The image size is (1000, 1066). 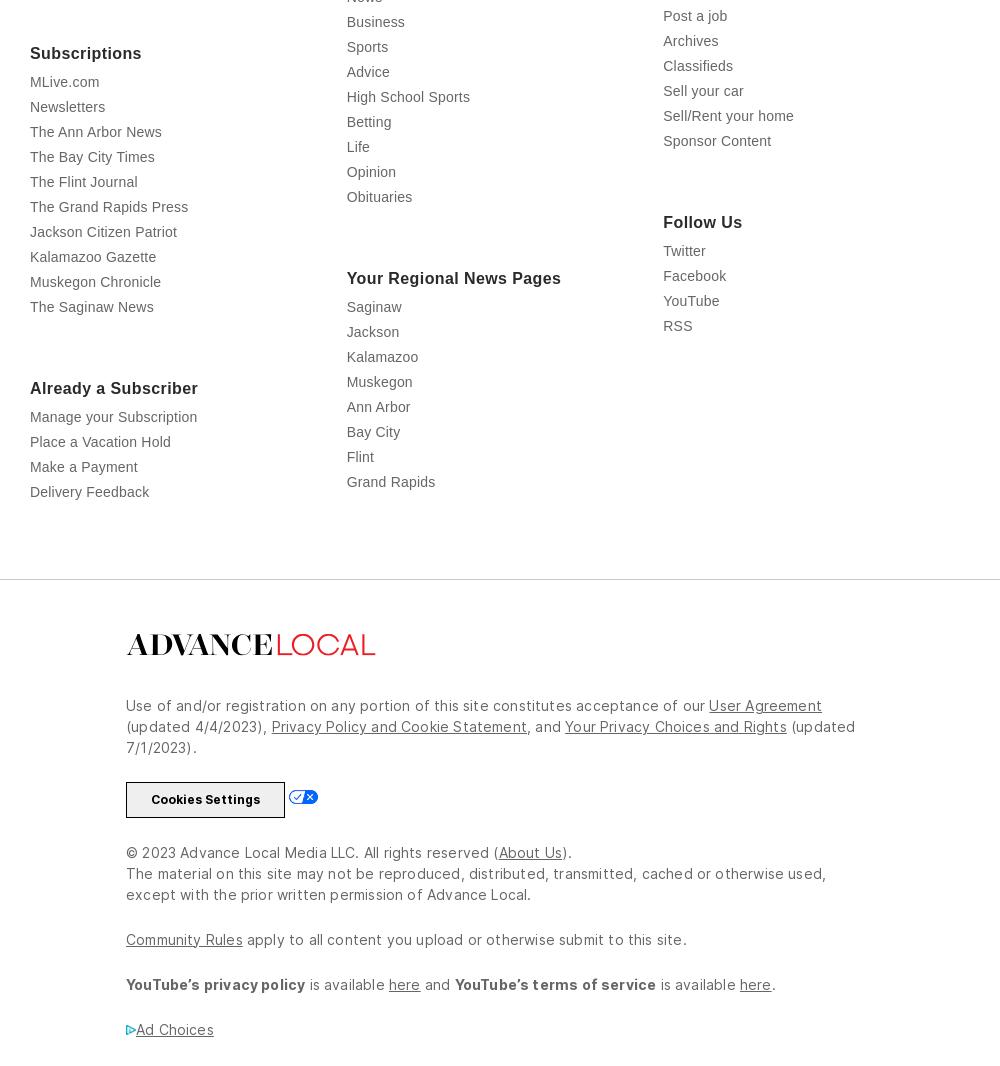 I want to click on 'News', so click(x=363, y=83).